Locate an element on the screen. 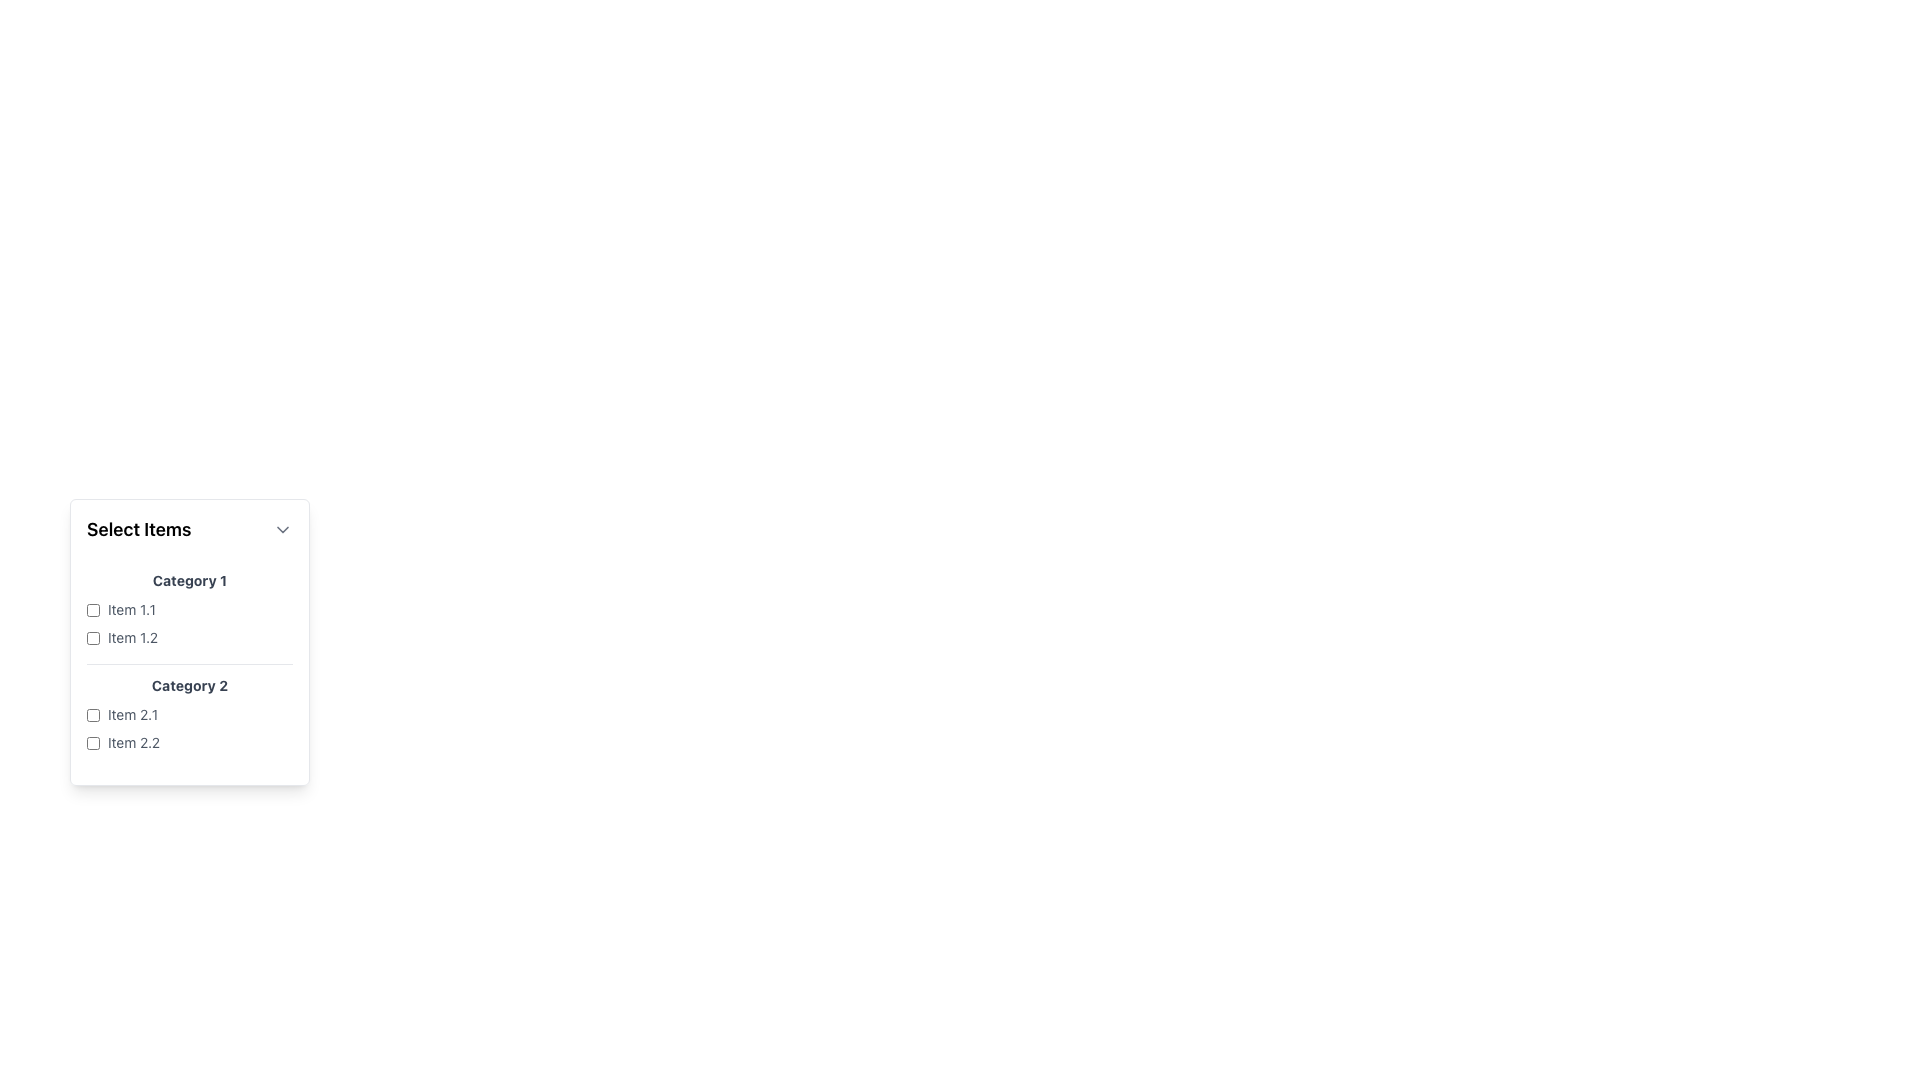 Image resolution: width=1920 pixels, height=1080 pixels. the second category header text label in the dropdown menu, which is positioned below 'Category 1' and above 'Item 2.1' and 'Item 2.2' is located at coordinates (190, 684).